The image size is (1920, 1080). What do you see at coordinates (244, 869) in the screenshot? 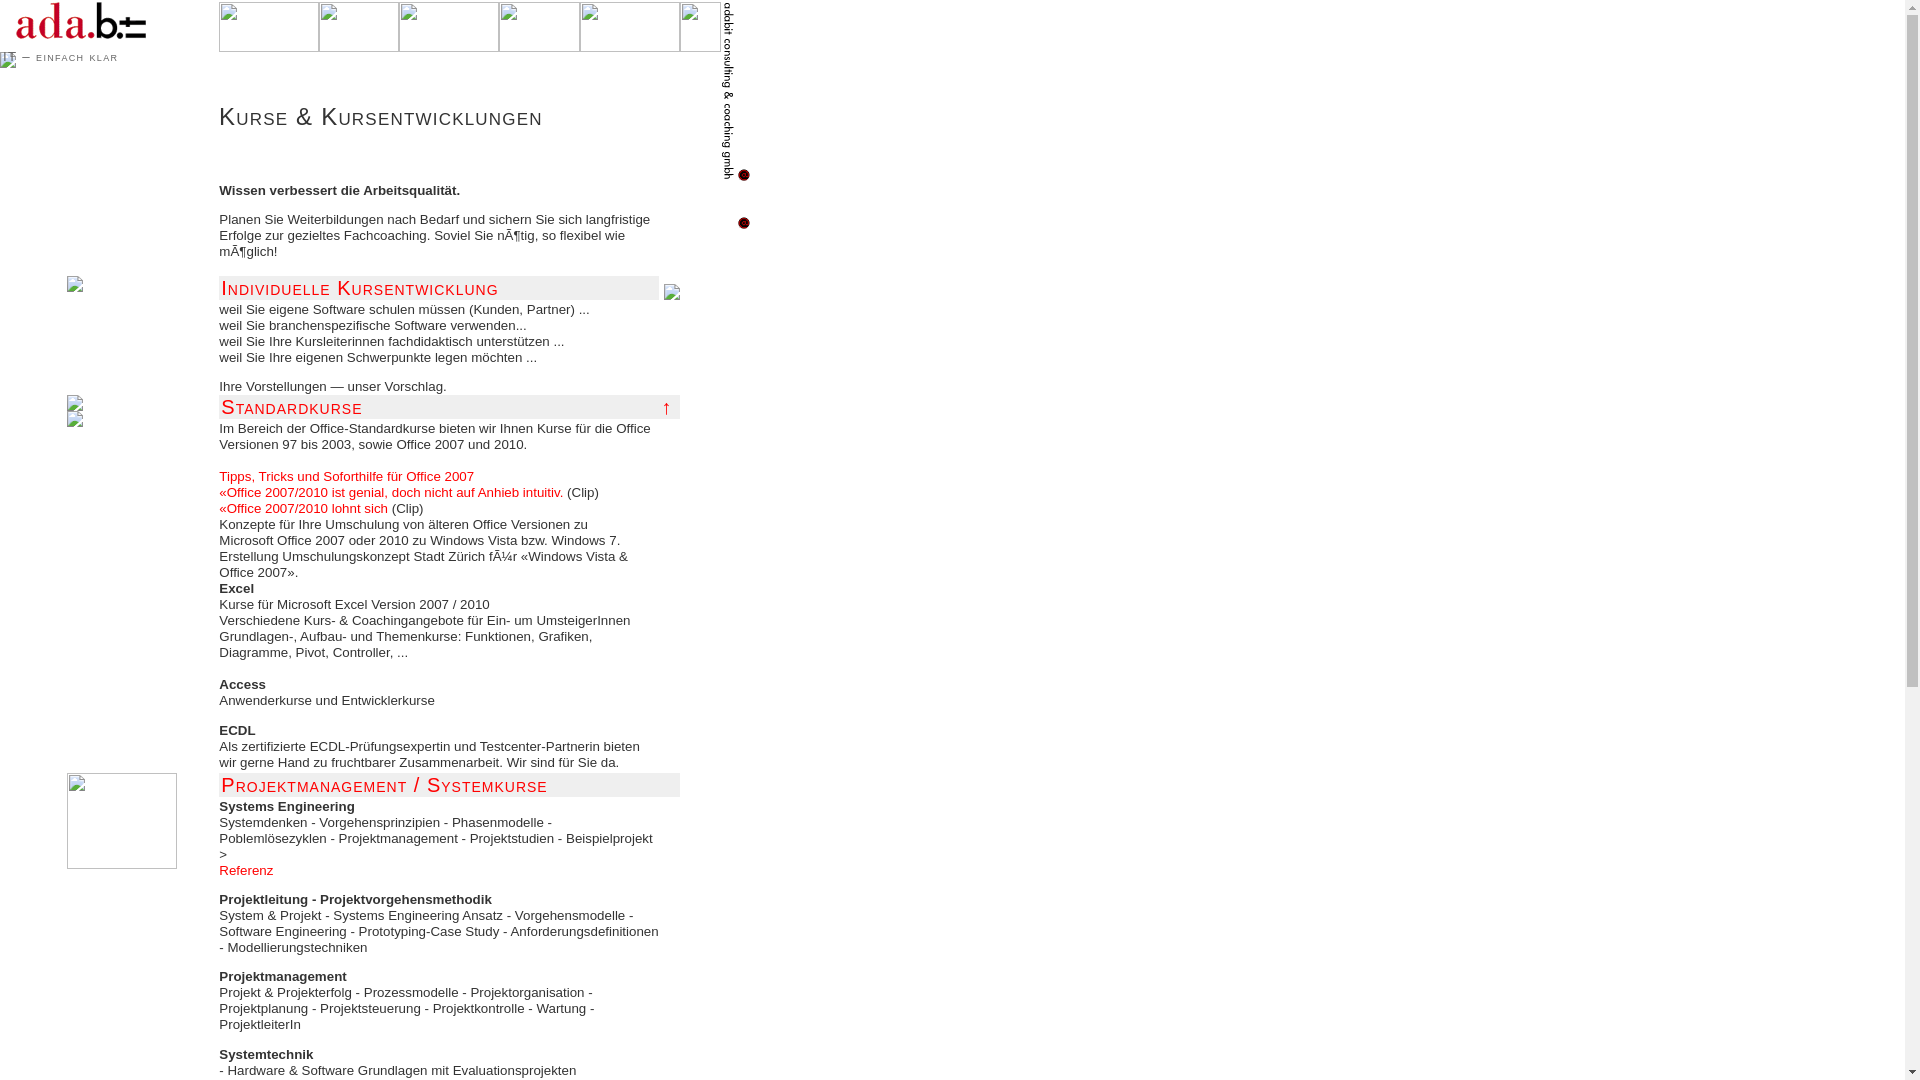
I see `'Referenz'` at bounding box center [244, 869].